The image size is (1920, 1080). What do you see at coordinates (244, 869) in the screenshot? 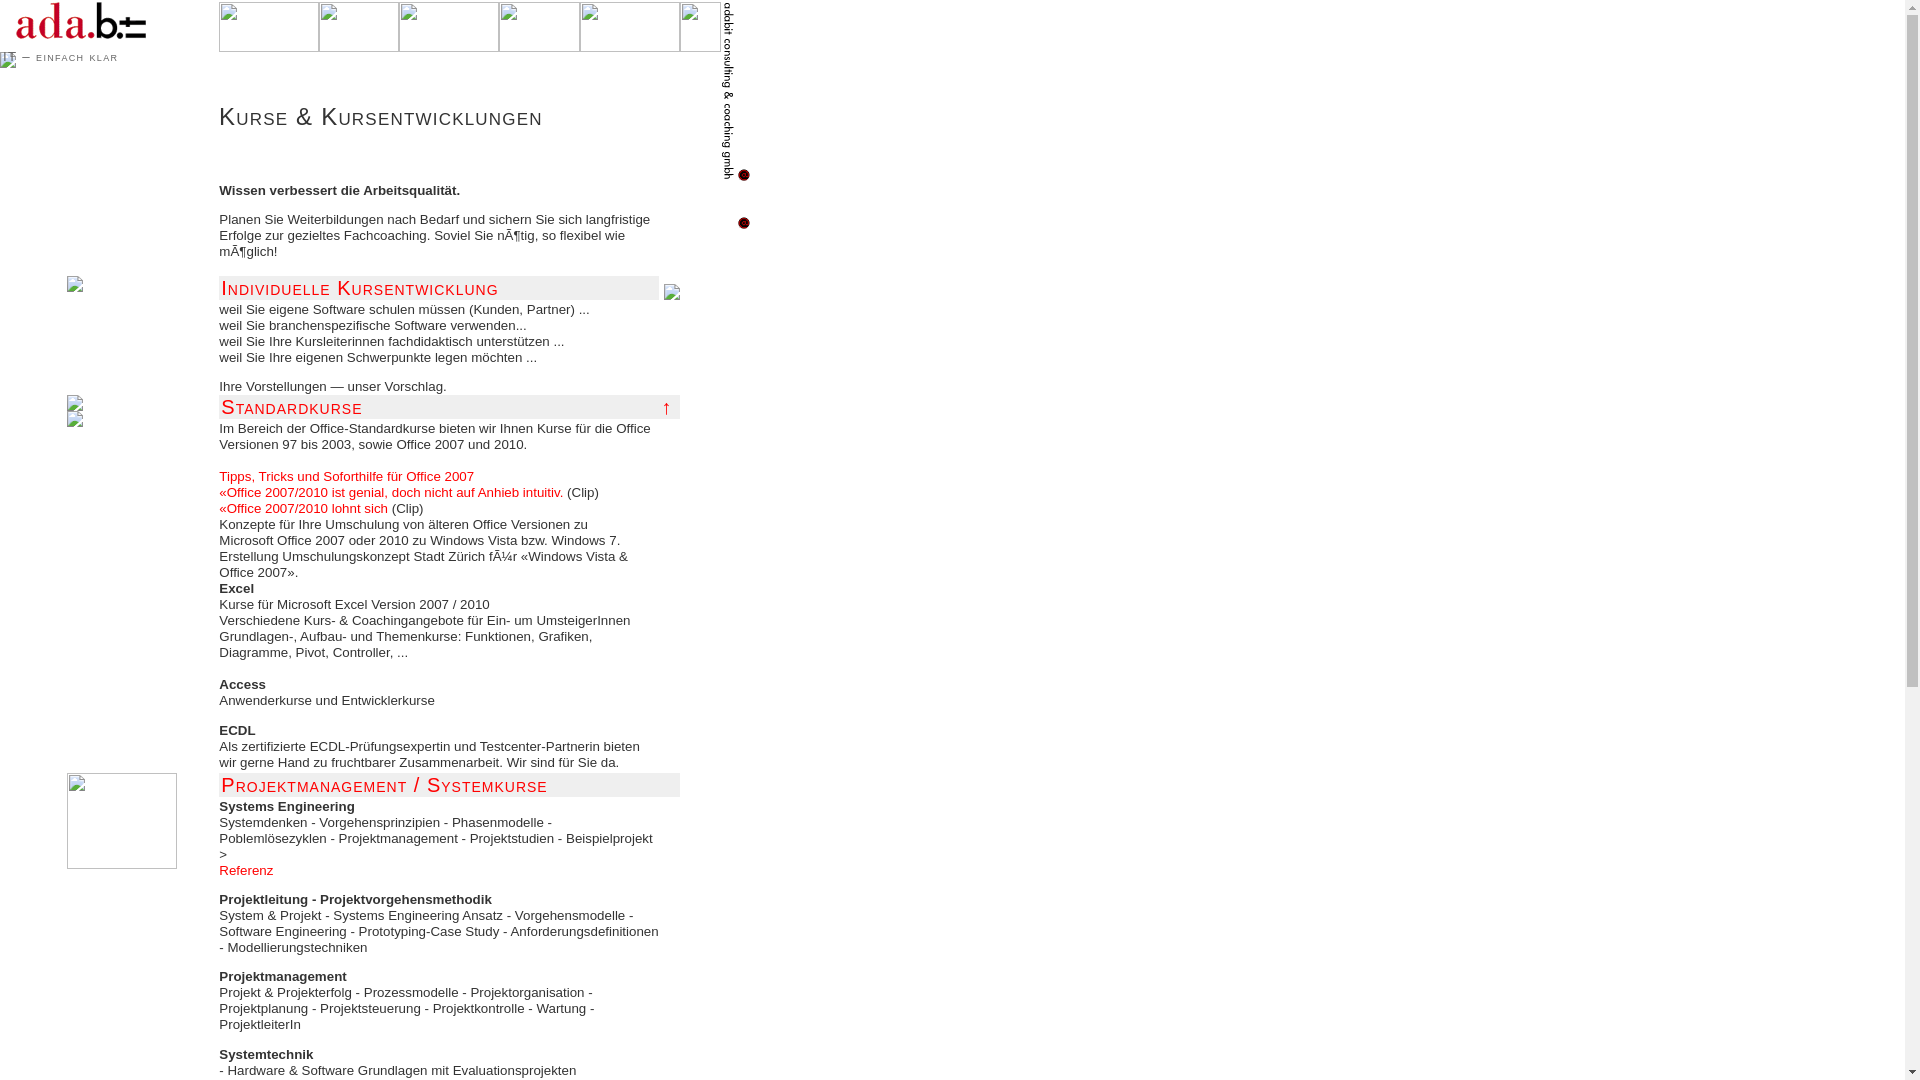
I see `'Referenz'` at bounding box center [244, 869].